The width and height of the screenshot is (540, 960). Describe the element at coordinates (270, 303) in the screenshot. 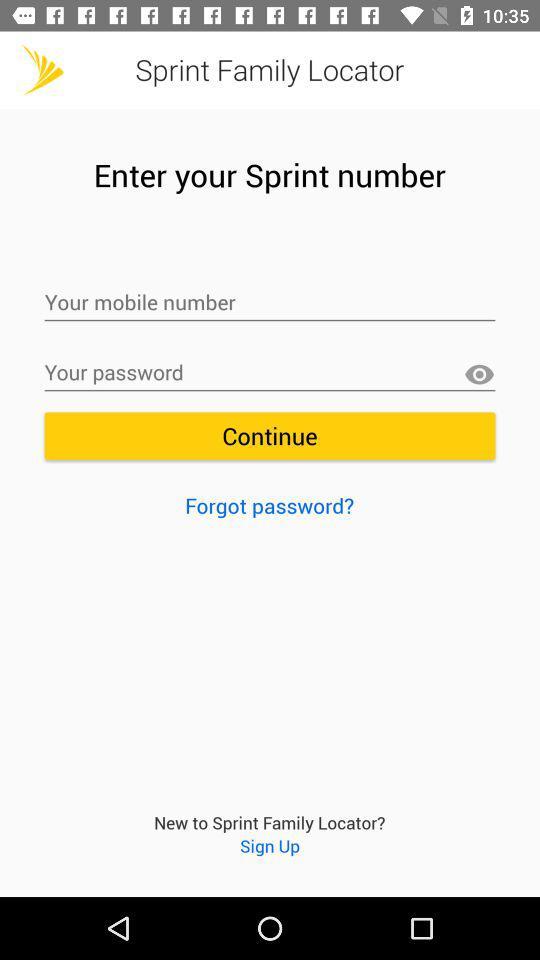

I see `phone number` at that location.